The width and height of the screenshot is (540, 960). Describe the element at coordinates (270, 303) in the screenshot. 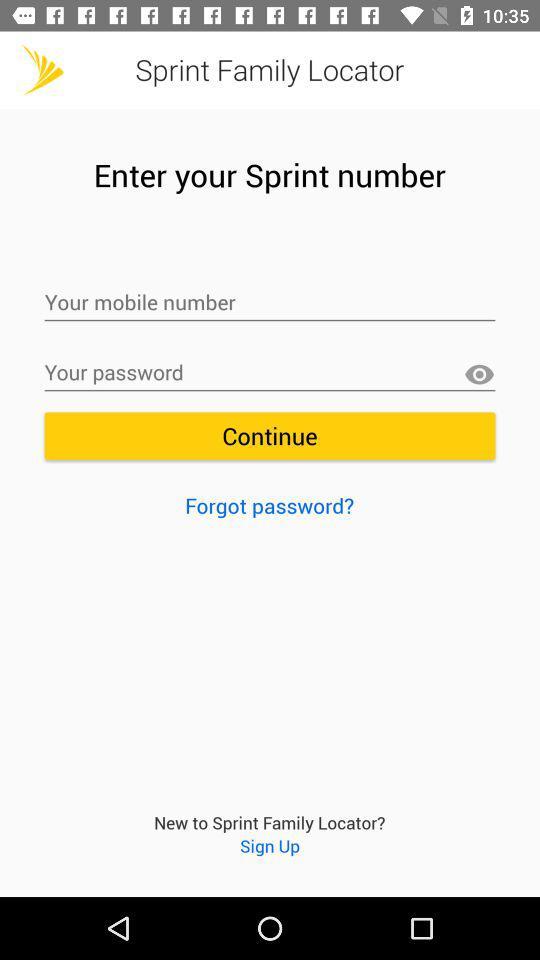

I see `phone number` at that location.